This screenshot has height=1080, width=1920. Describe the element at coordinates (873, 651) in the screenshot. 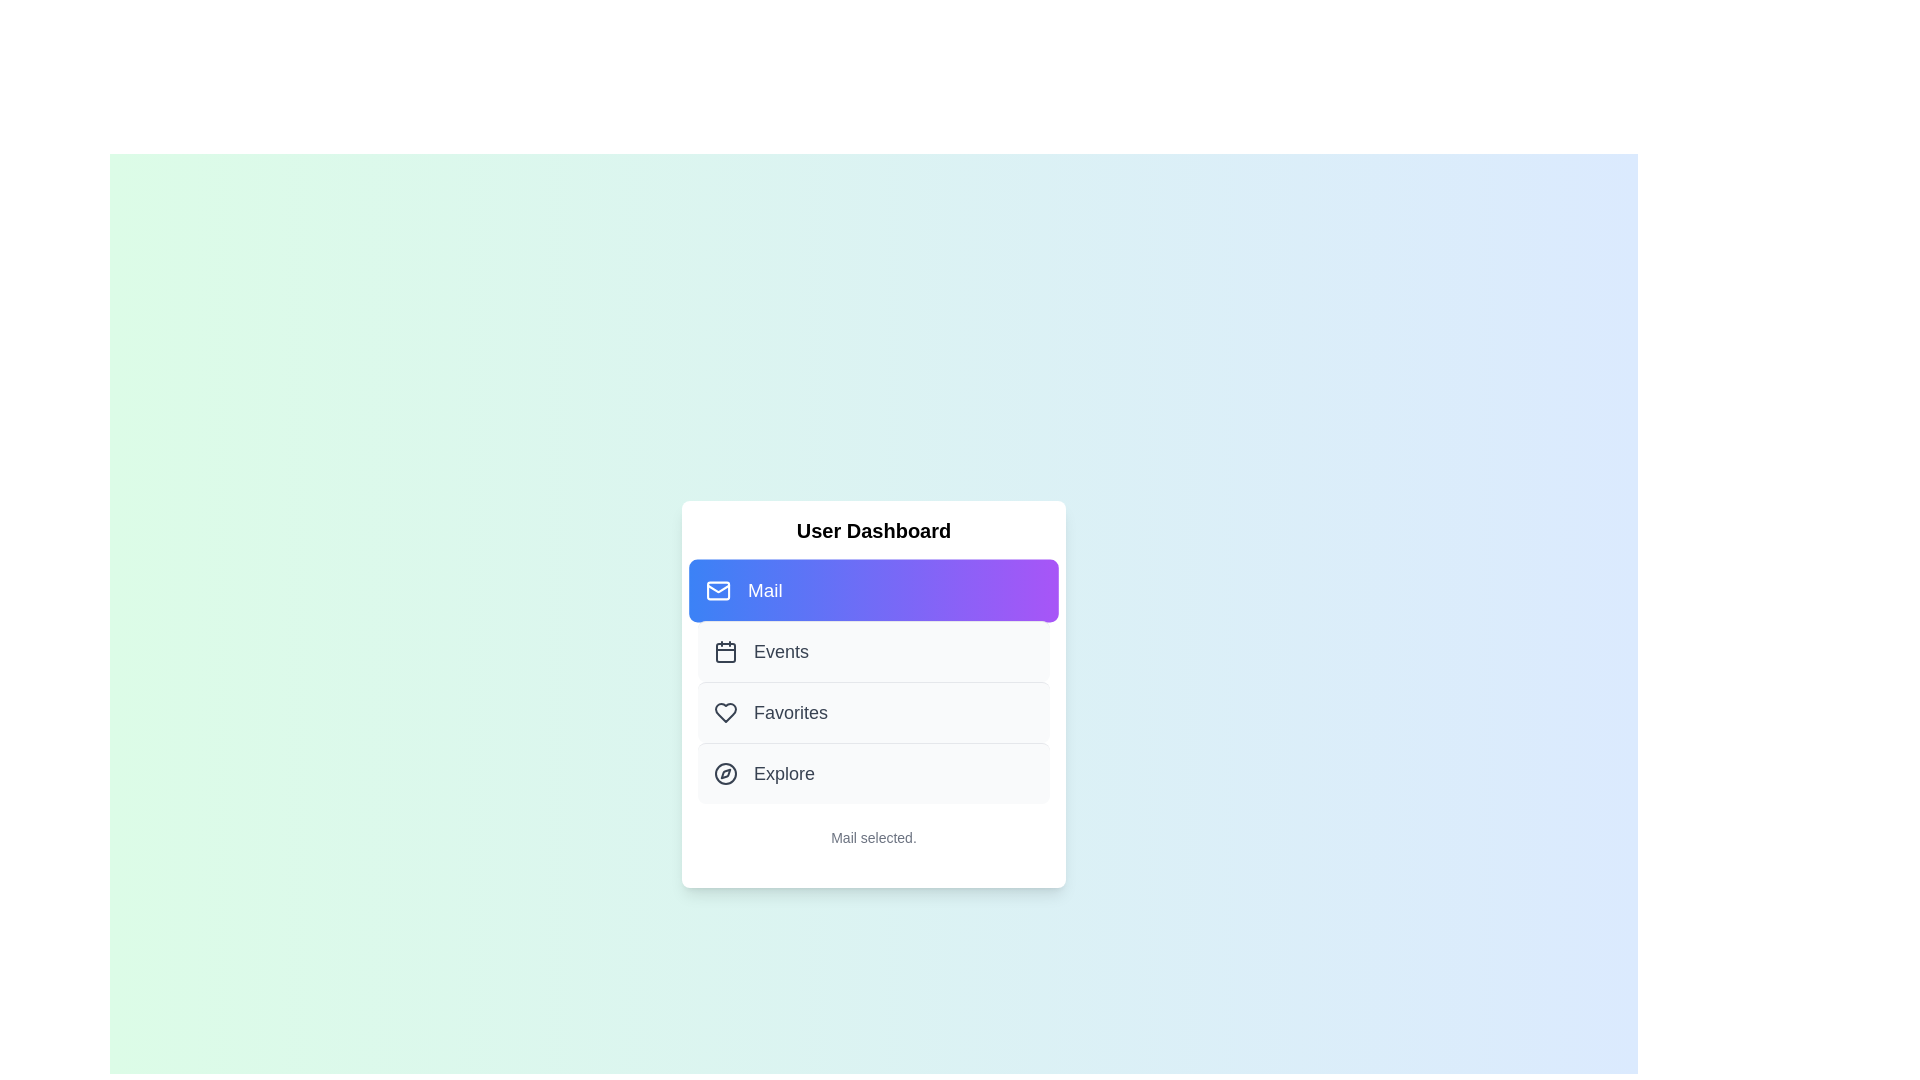

I see `the menu option labeled Events` at that location.